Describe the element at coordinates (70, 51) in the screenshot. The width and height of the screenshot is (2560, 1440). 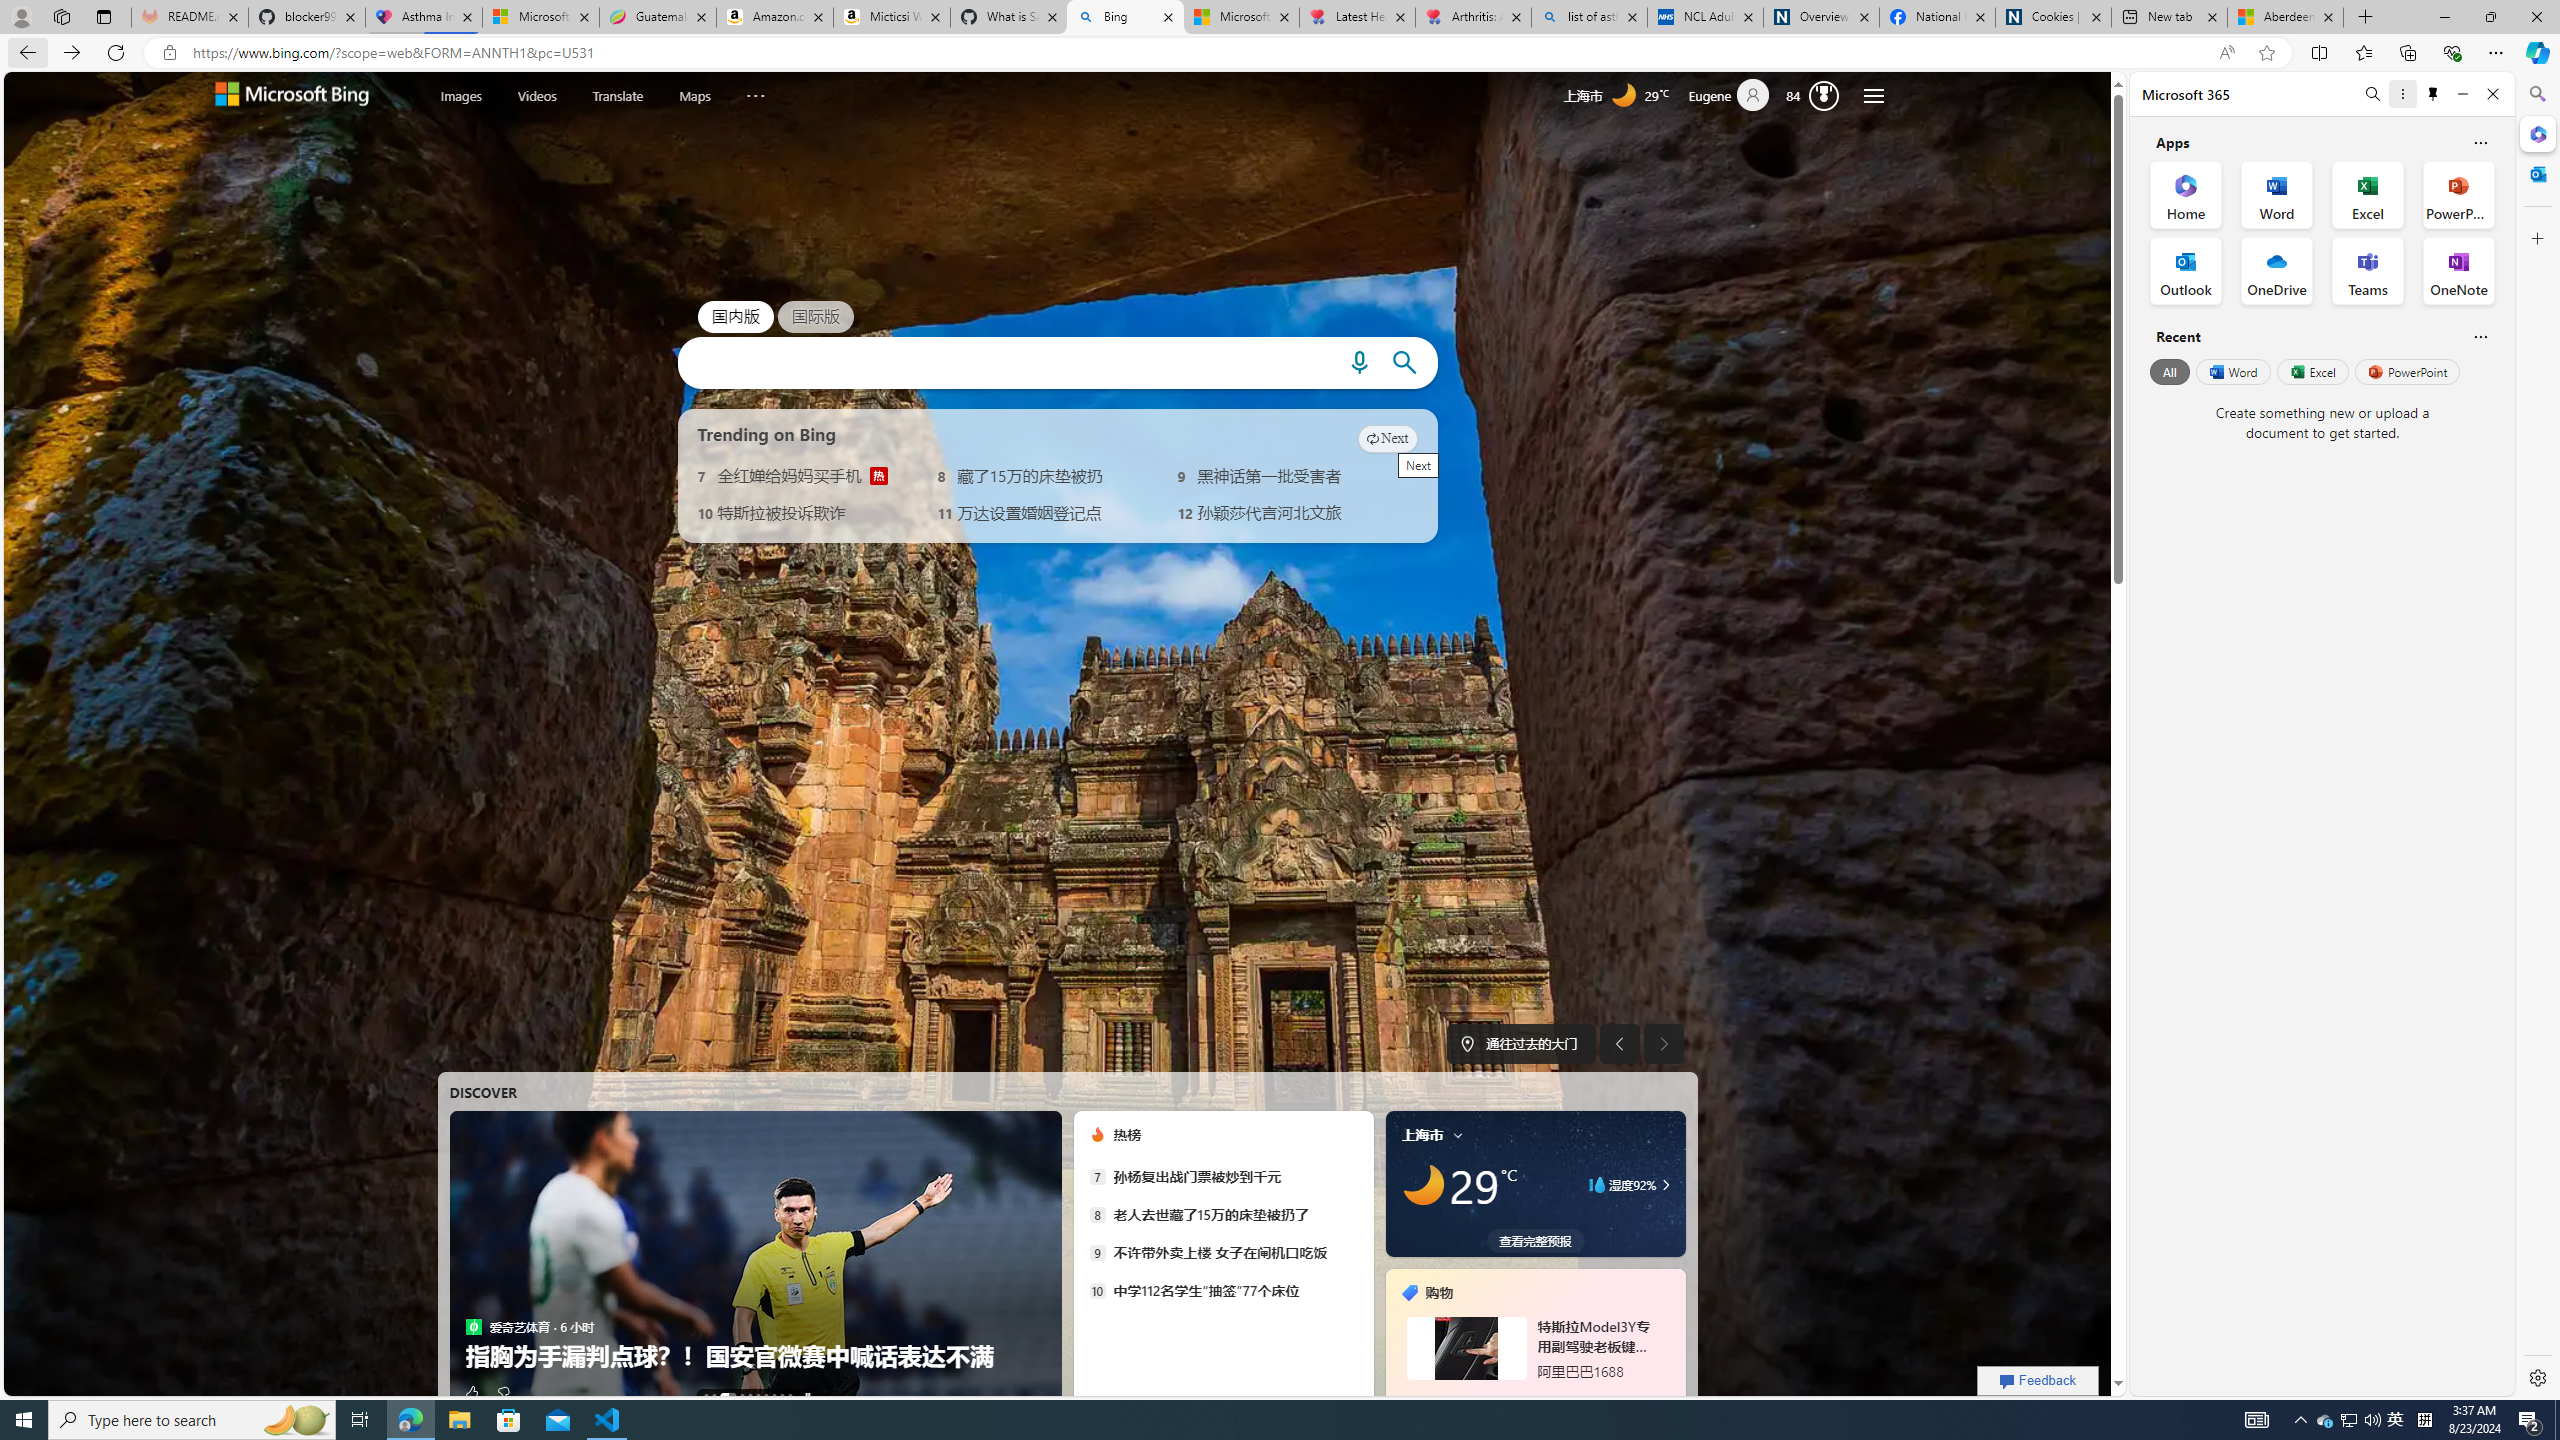
I see `'Forward'` at that location.